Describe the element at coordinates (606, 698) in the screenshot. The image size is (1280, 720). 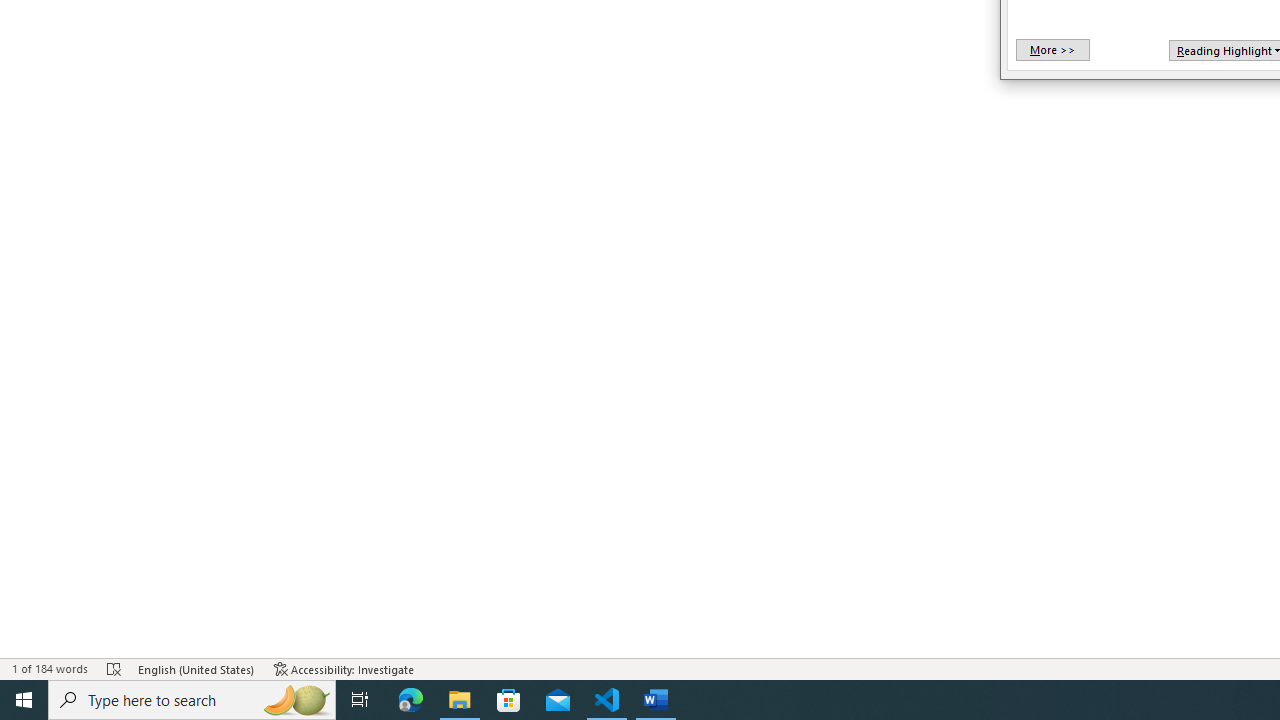
I see `'Visual Studio Code - 1 running window'` at that location.